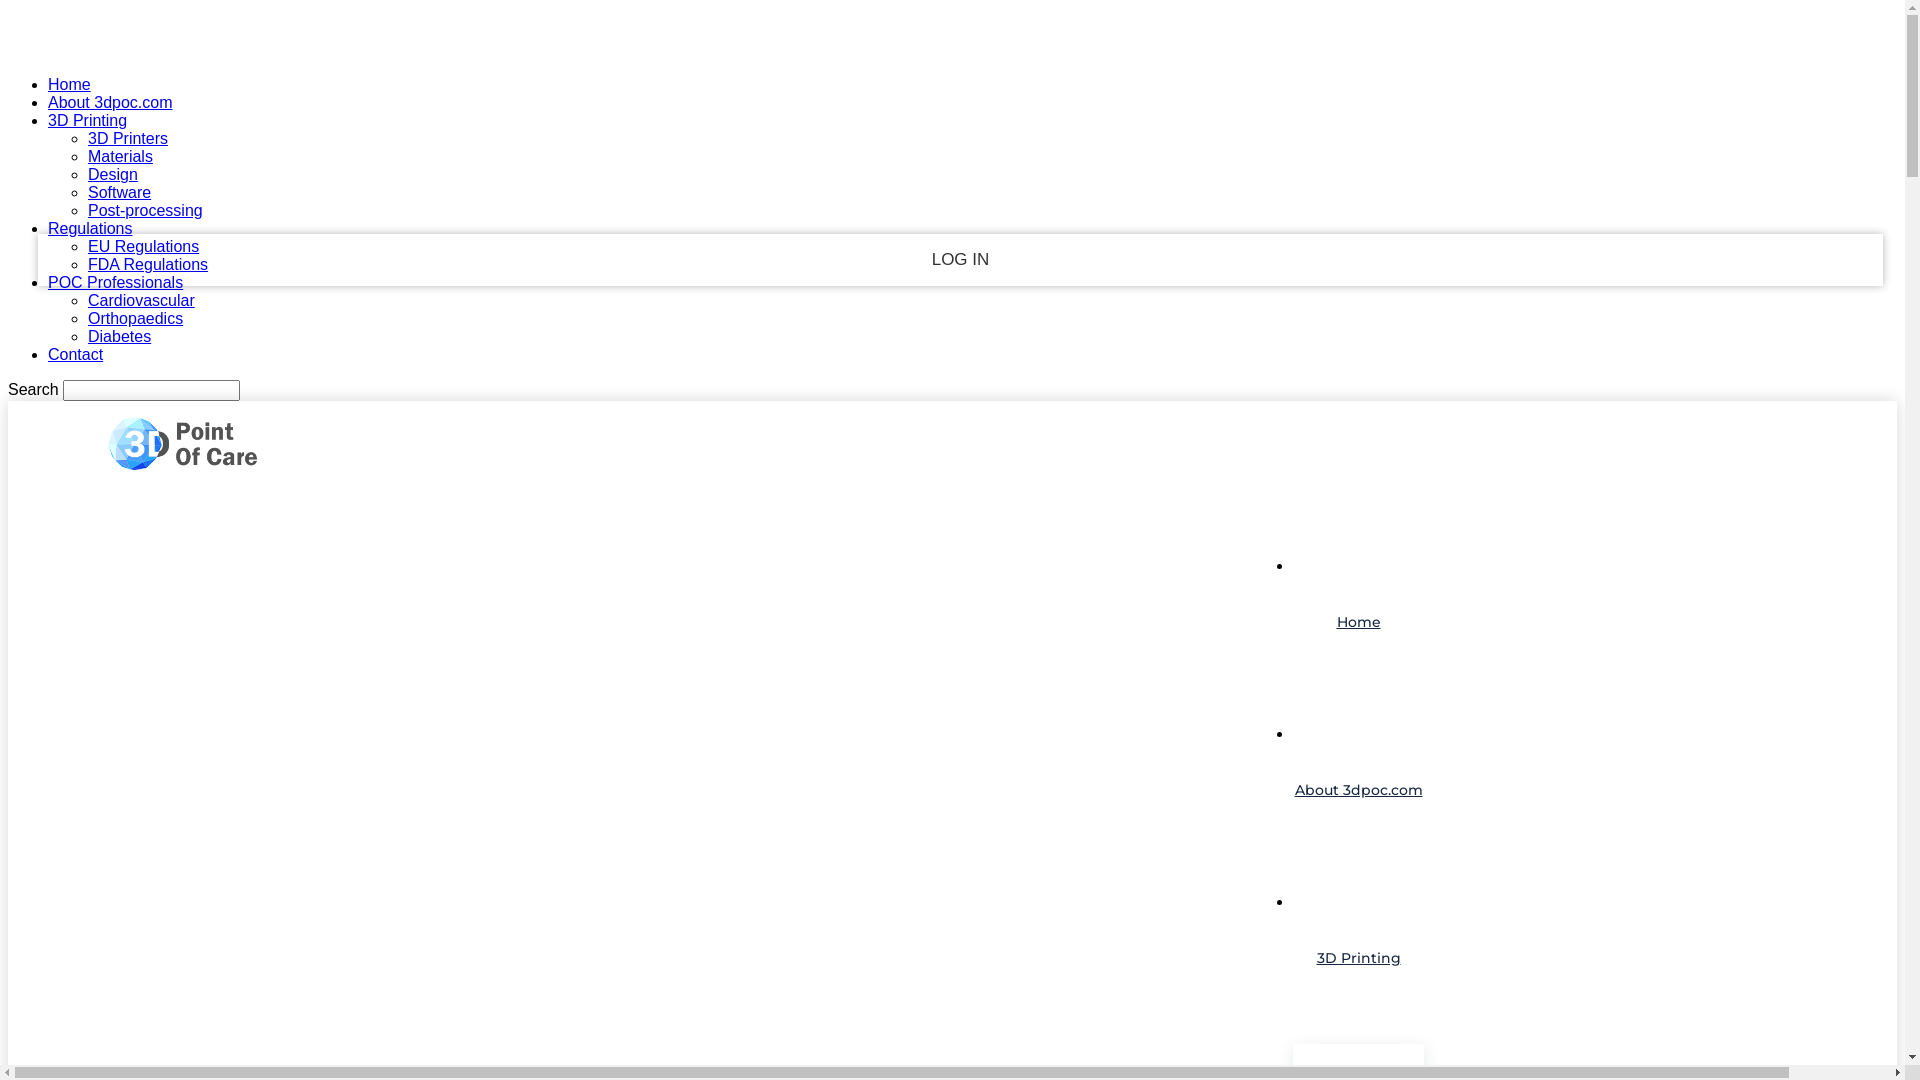 The image size is (1920, 1080). Describe the element at coordinates (86, 210) in the screenshot. I see `'Post-processing'` at that location.